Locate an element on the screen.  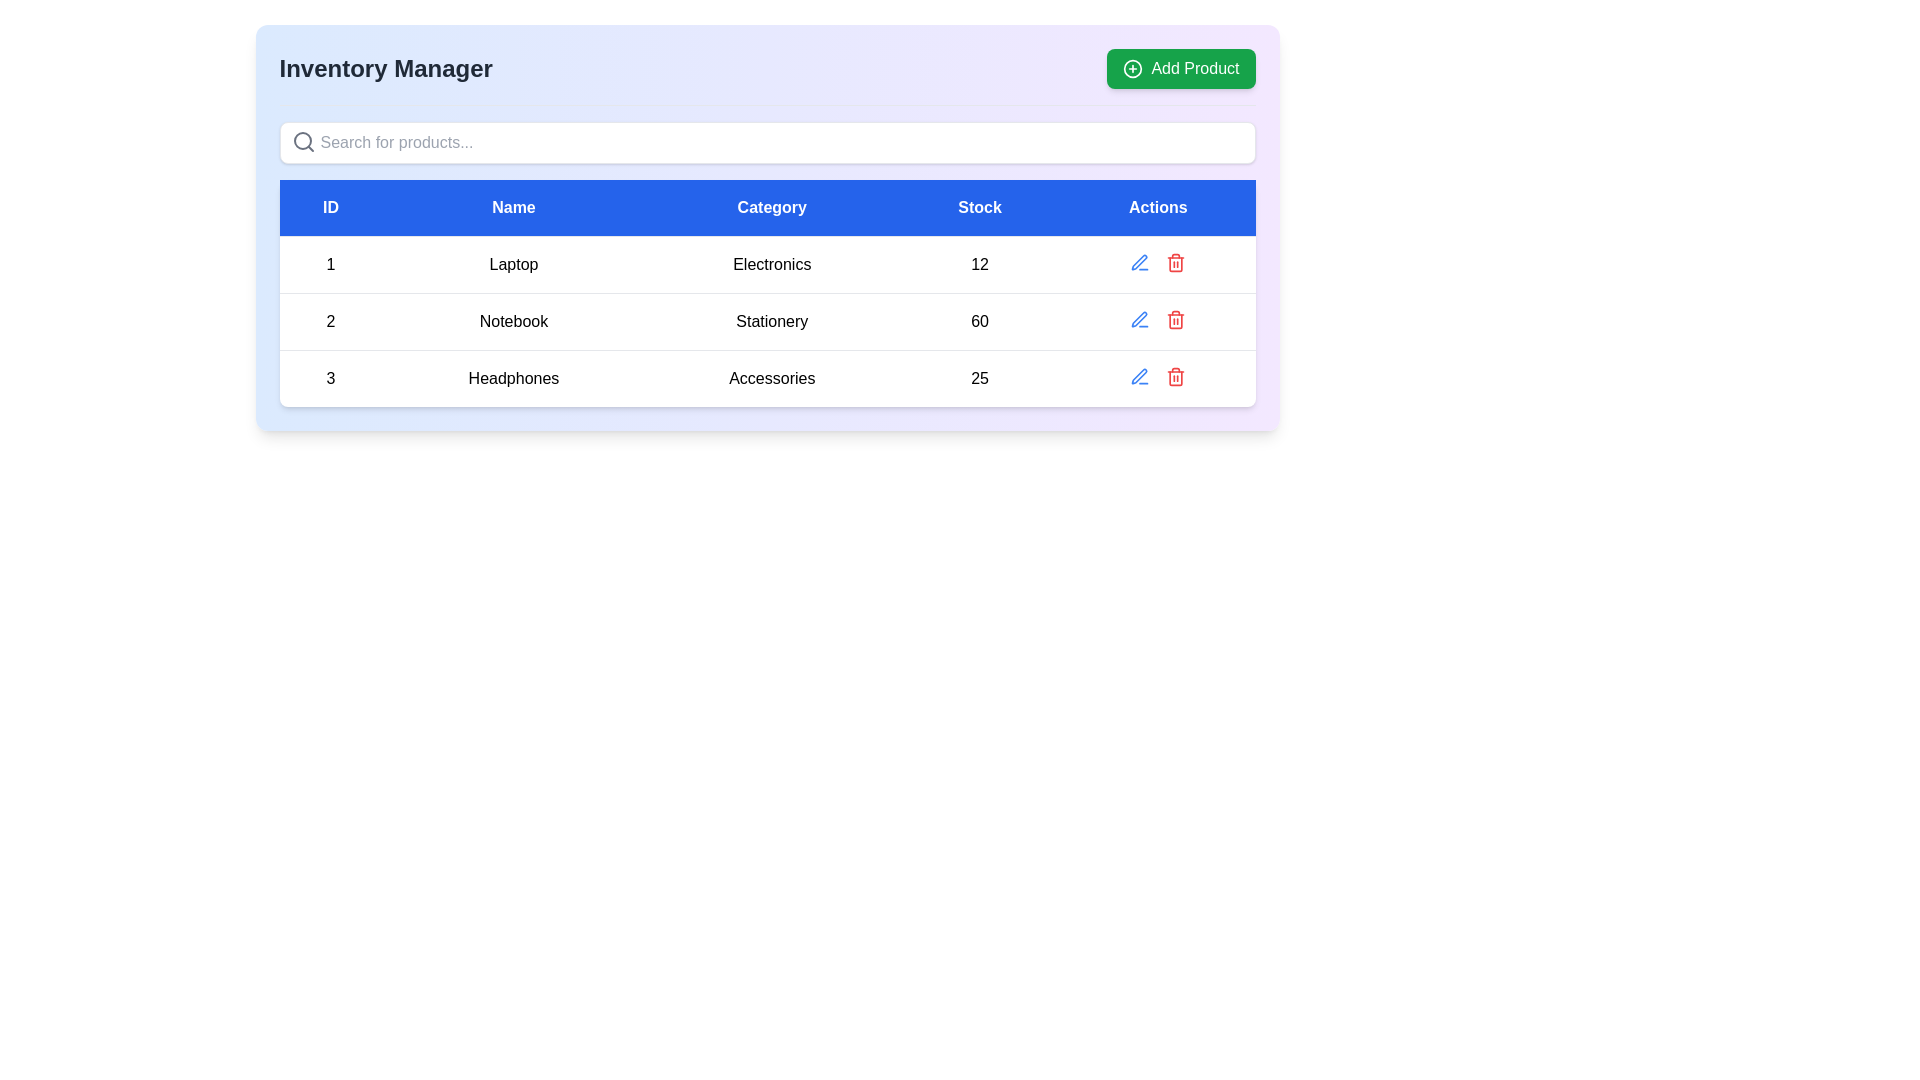
the Toolbar with action buttons is located at coordinates (1158, 377).